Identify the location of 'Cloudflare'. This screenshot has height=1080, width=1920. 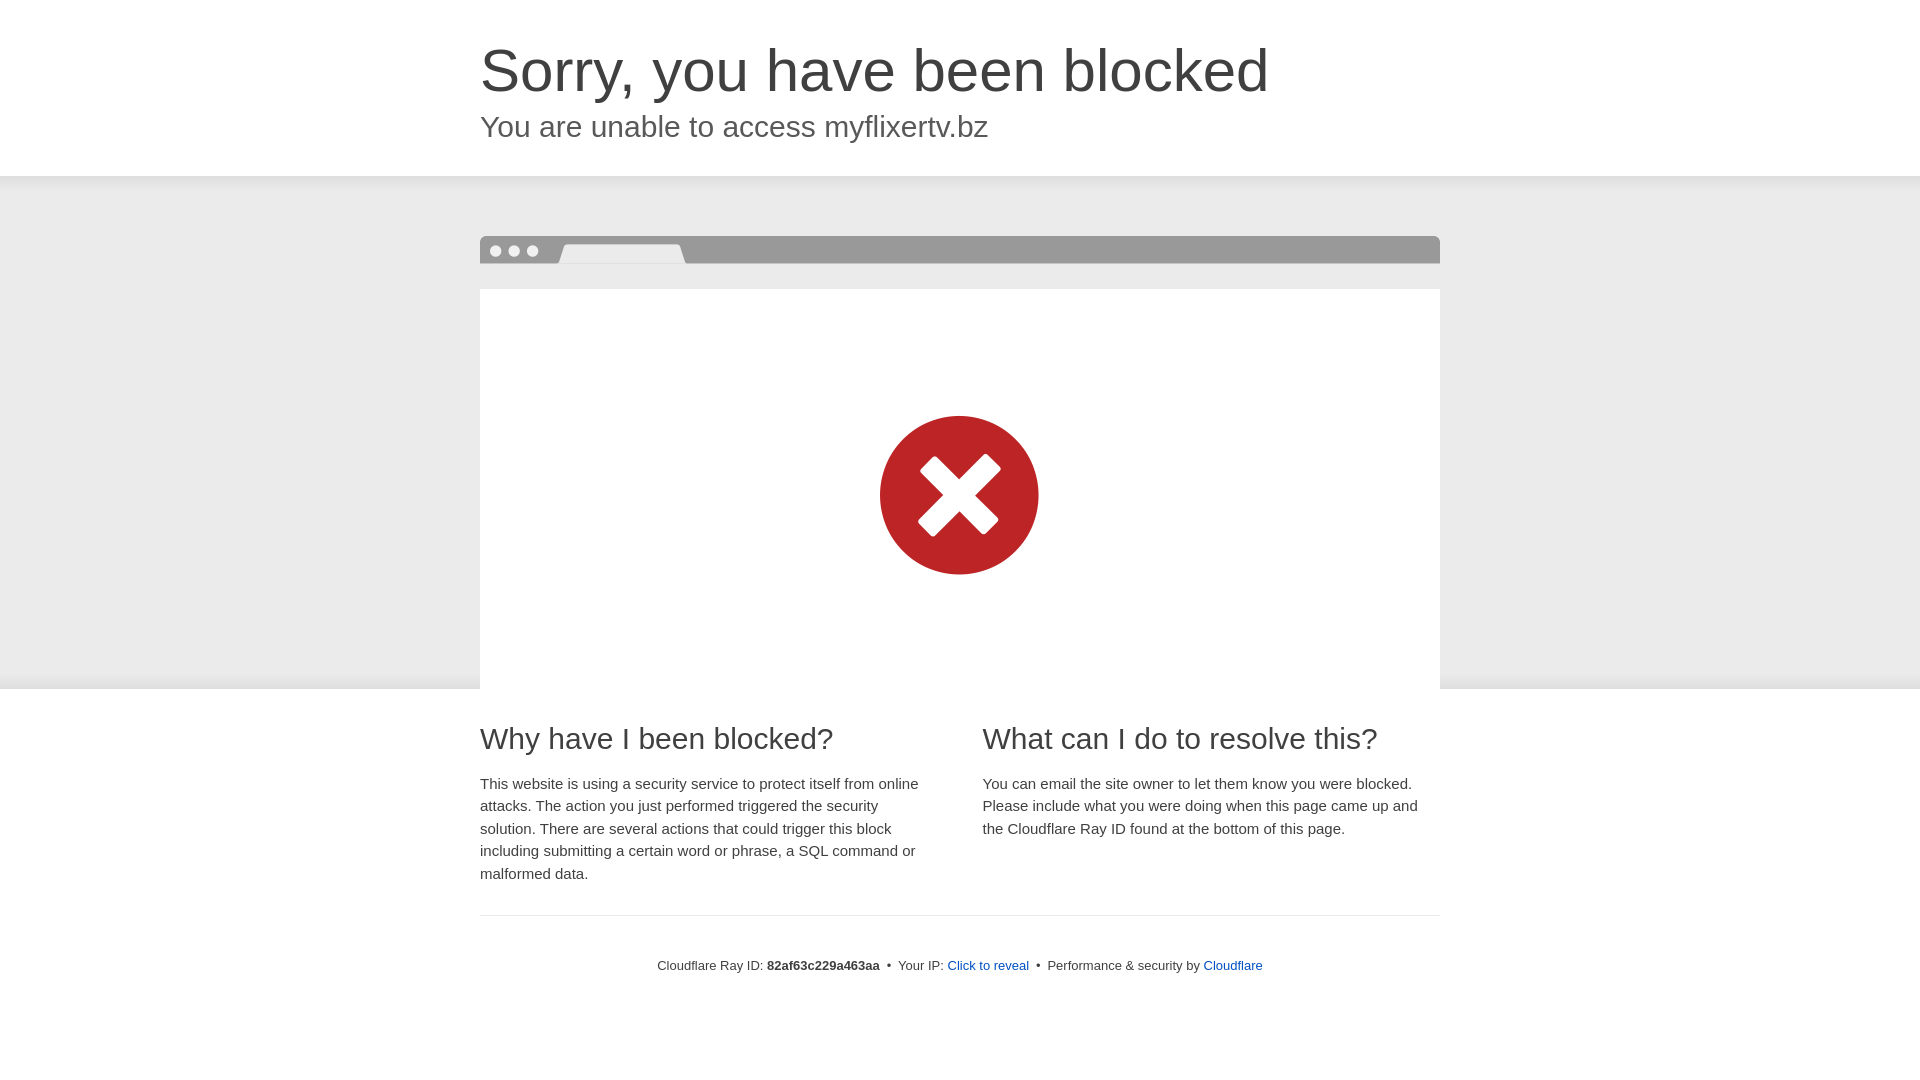
(1232, 964).